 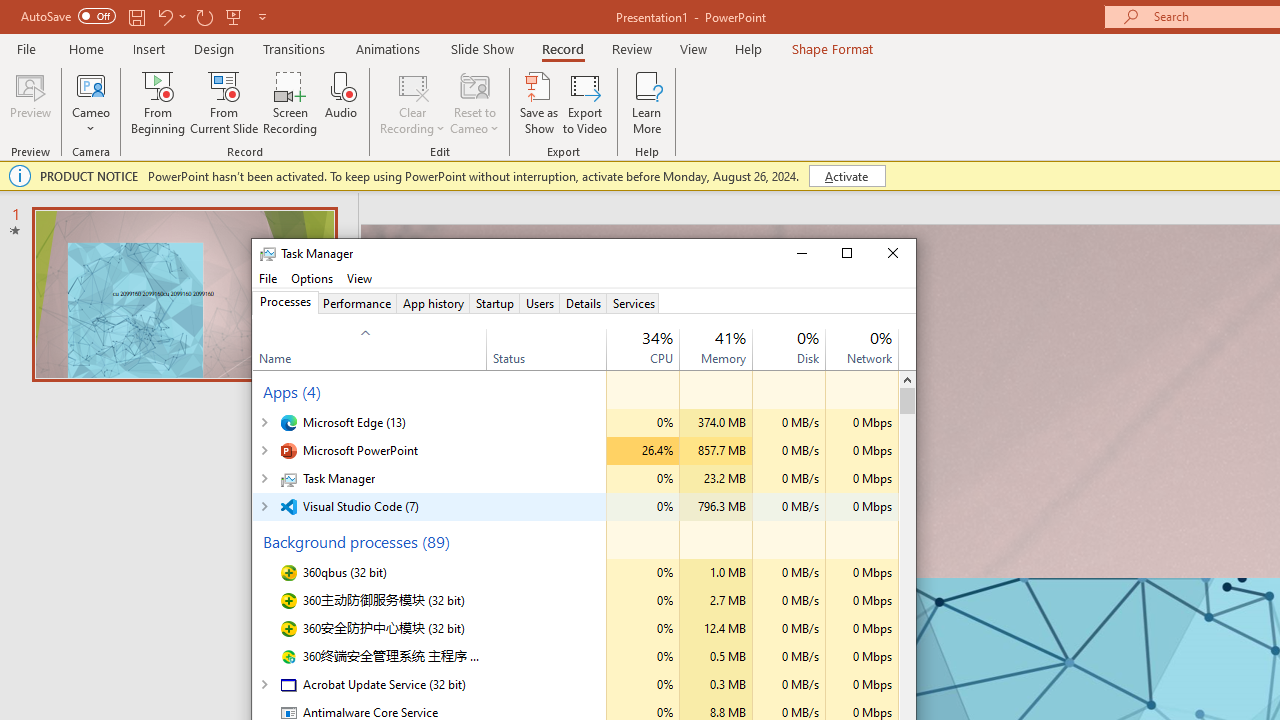 What do you see at coordinates (657, 336) in the screenshot?
I see `'25%'` at bounding box center [657, 336].